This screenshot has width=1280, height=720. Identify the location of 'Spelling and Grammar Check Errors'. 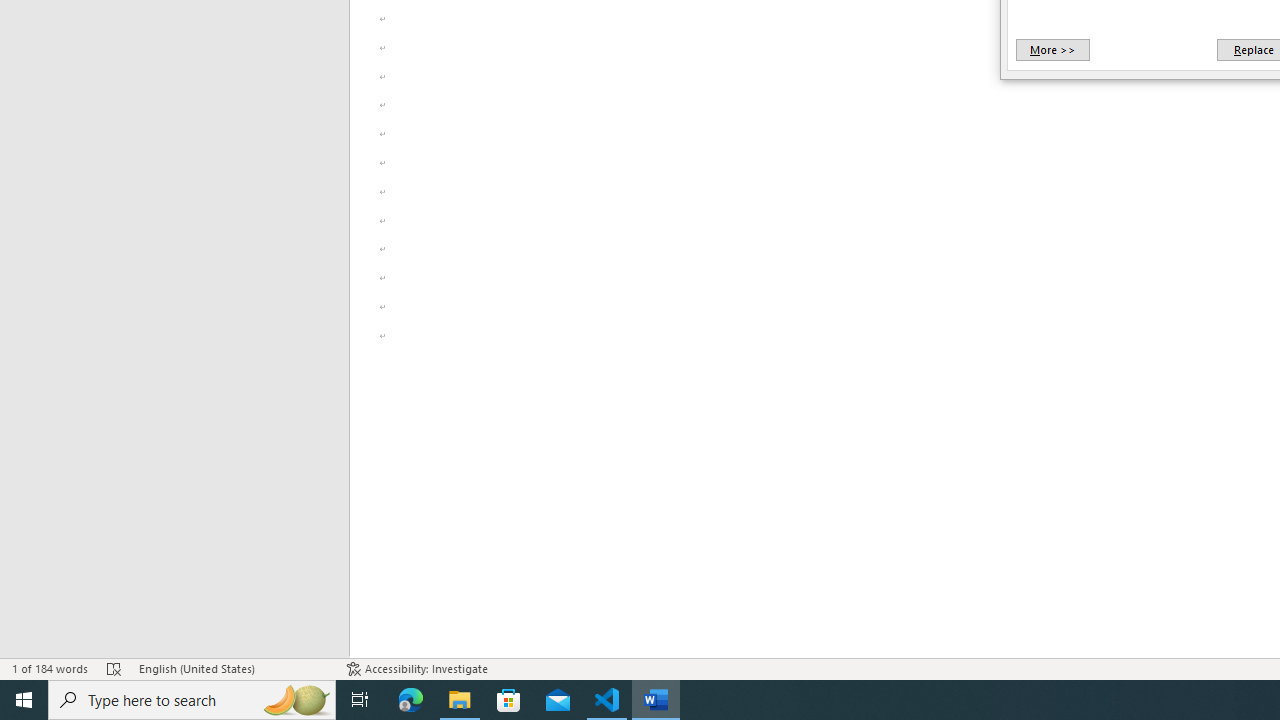
(113, 669).